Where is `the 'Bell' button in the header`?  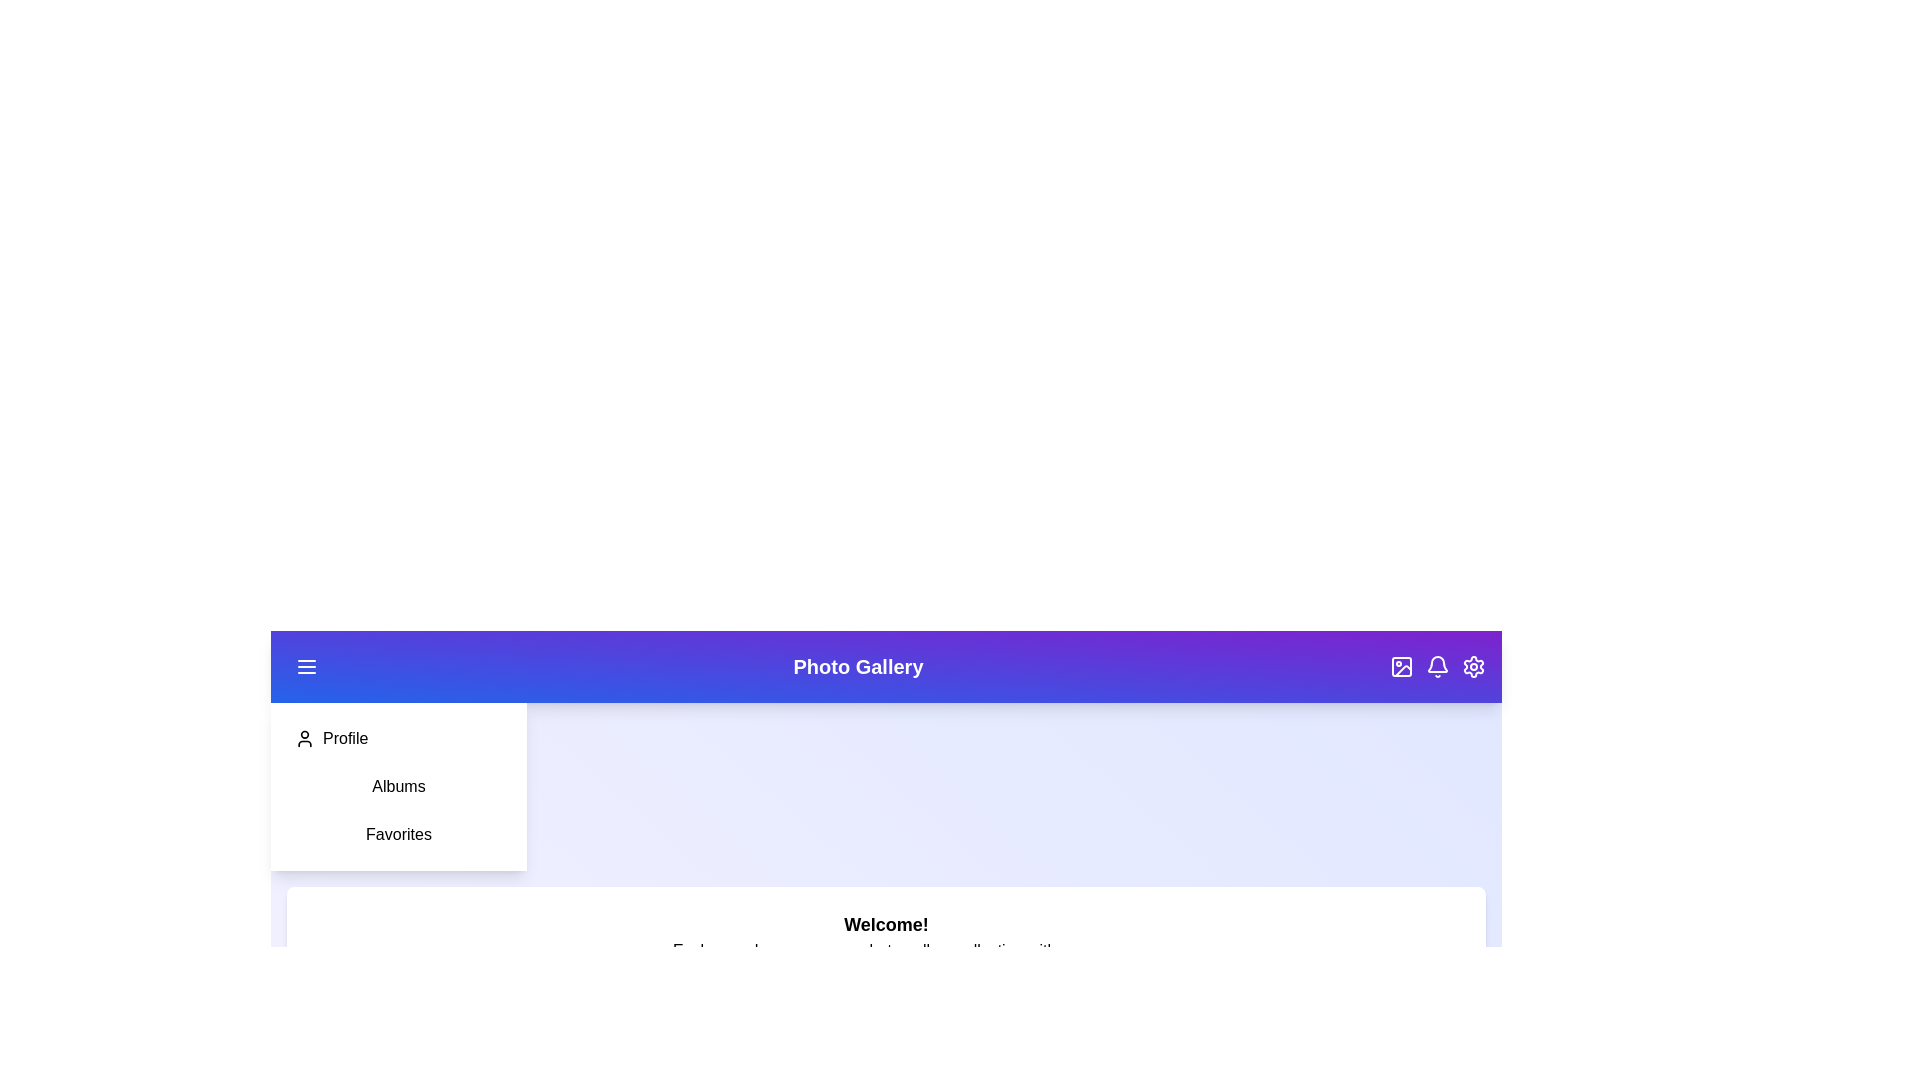
the 'Bell' button in the header is located at coordinates (1437, 667).